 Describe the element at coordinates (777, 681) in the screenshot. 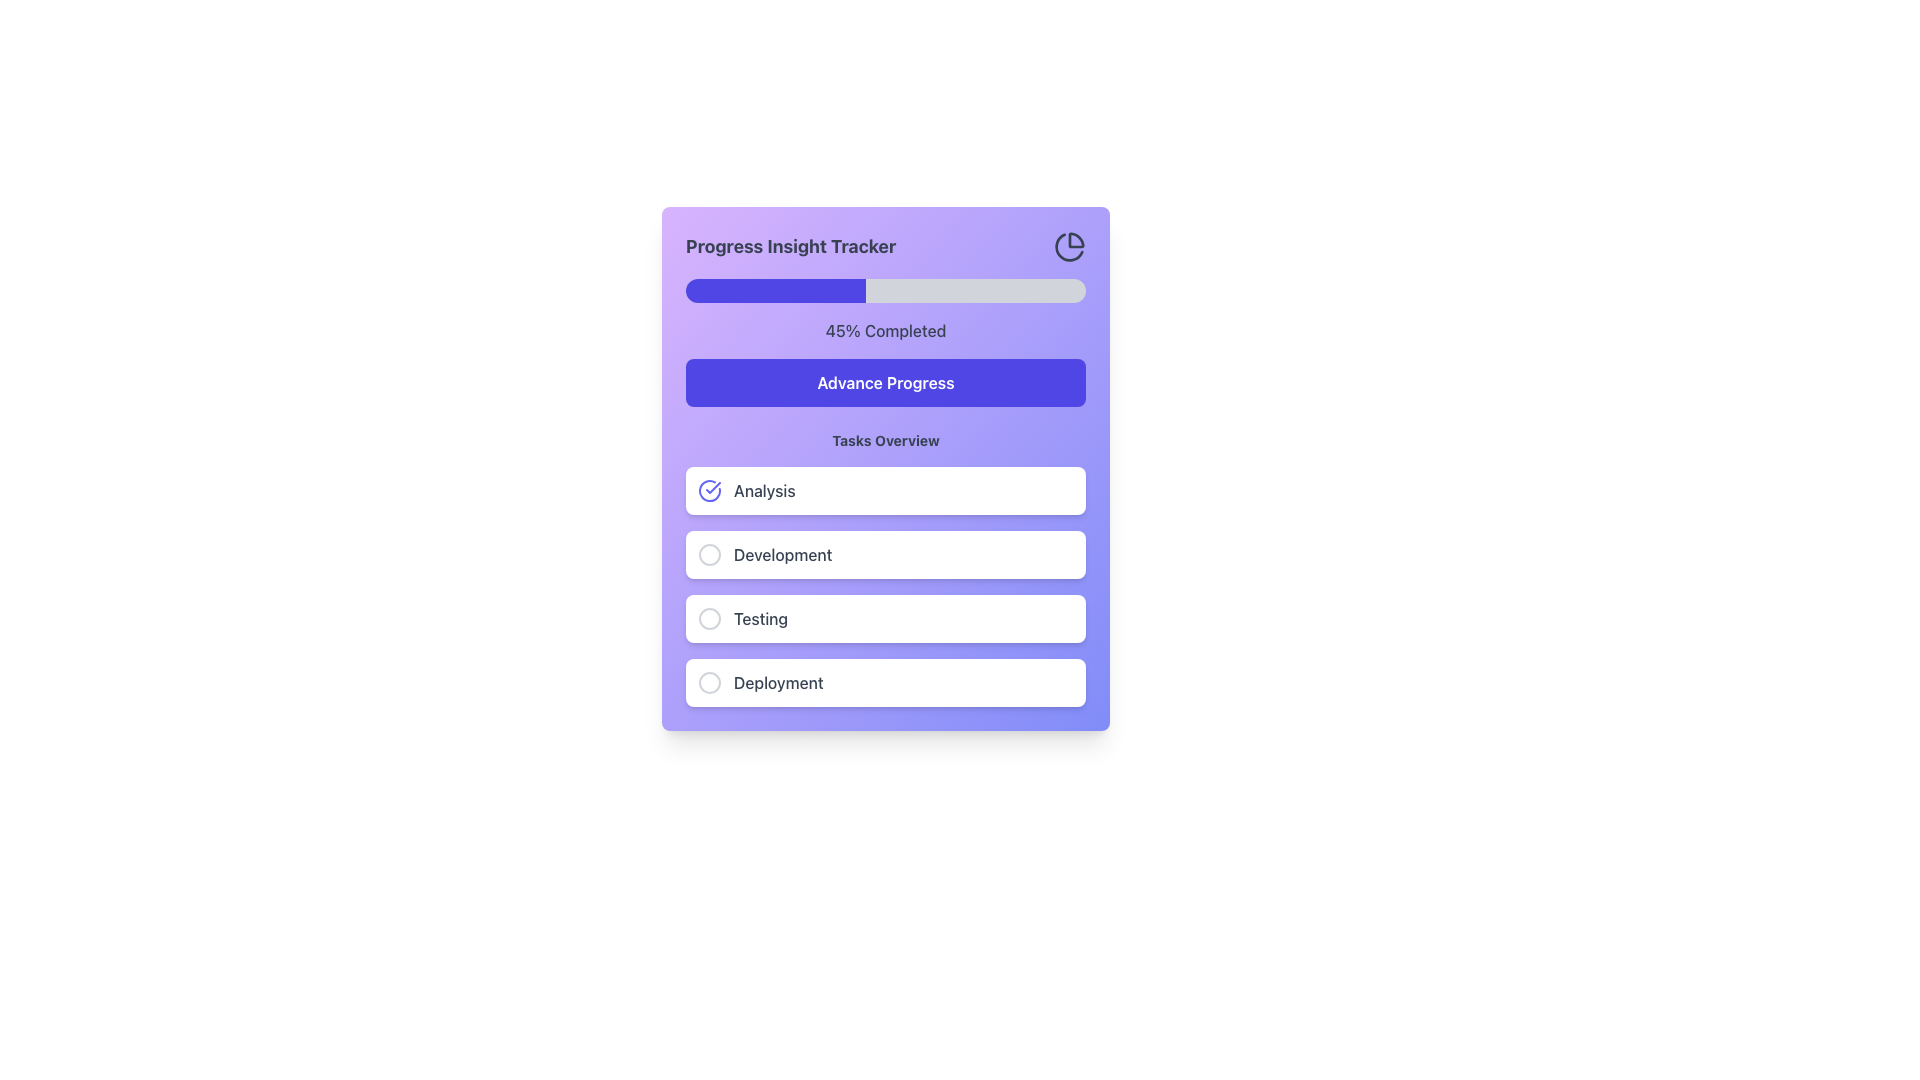

I see `the Text Label displaying 'Deployment' styled in gray color and medium font weight, located to the right of the circular icon` at that location.